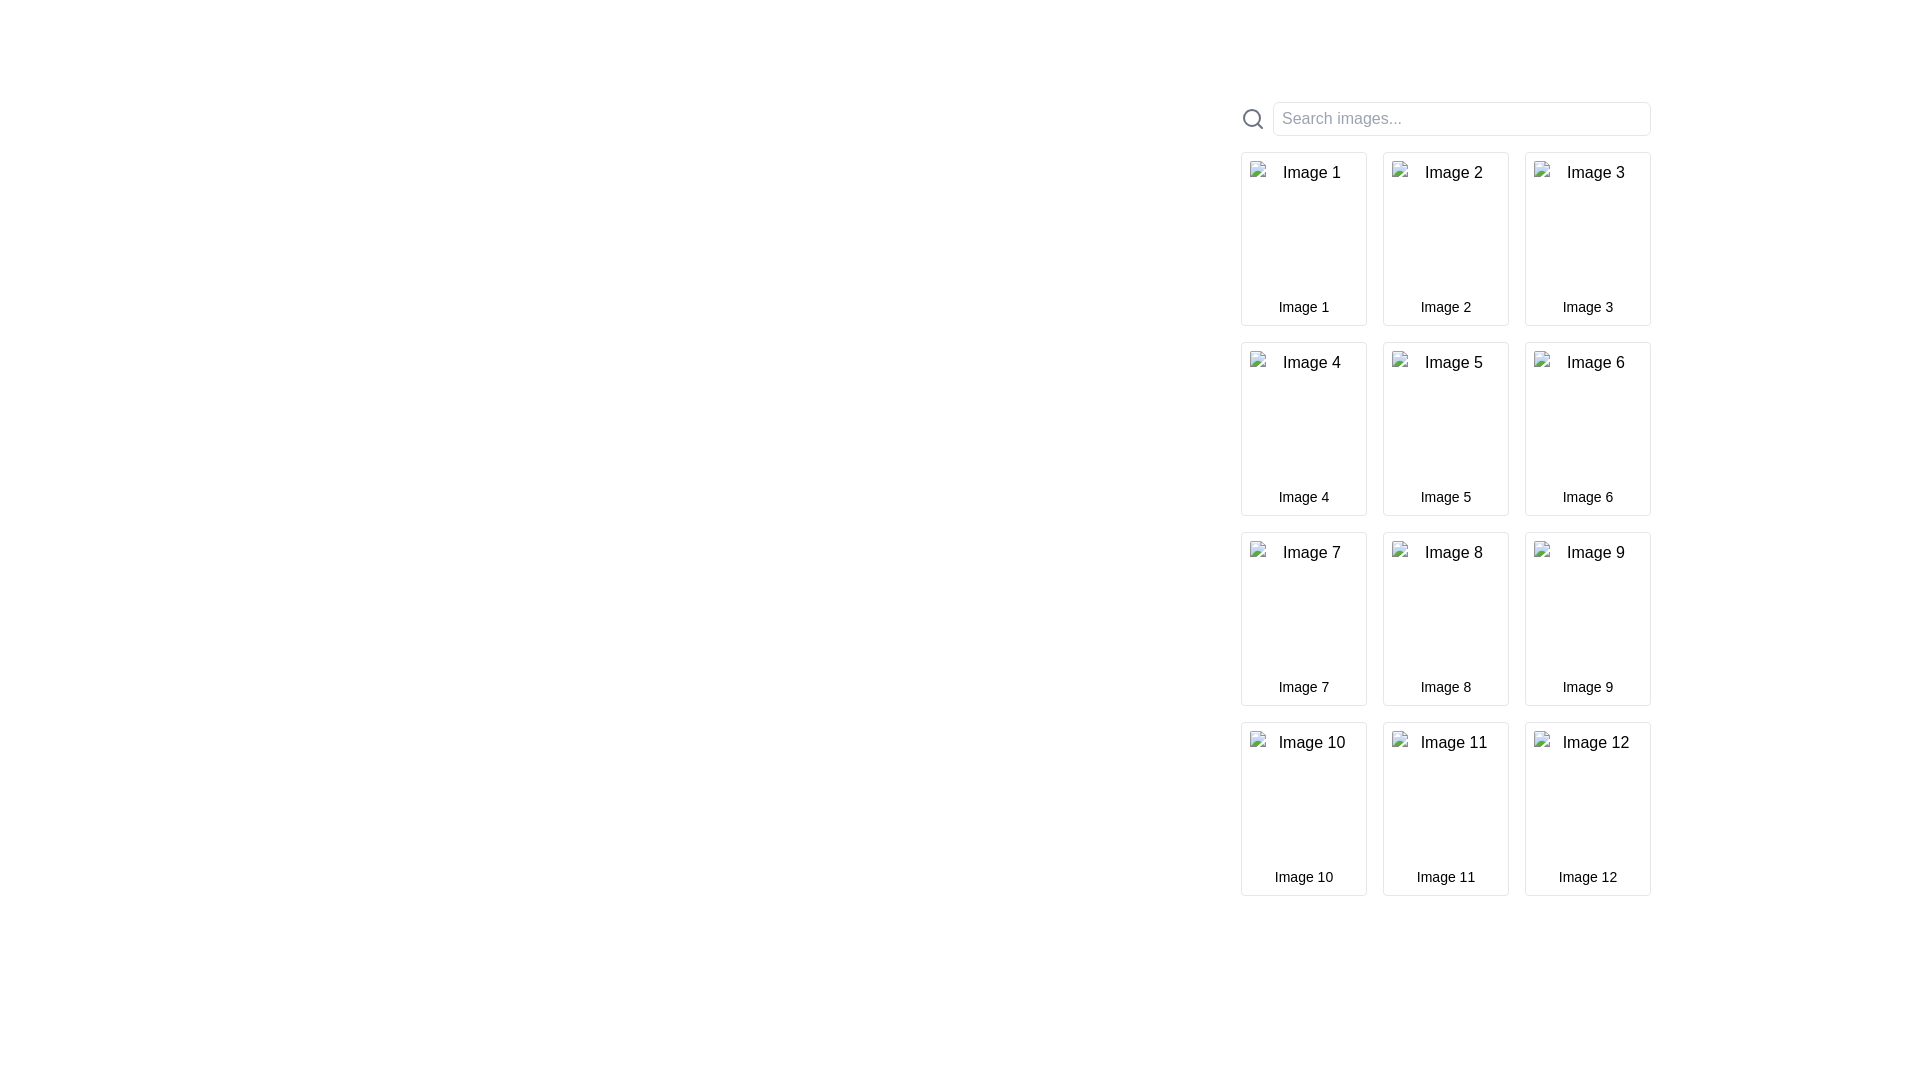  Describe the element at coordinates (1304, 875) in the screenshot. I see `the Text Label located below the thumbnail labeled 'Image 10' in the fourth row and first column of the card layout` at that location.